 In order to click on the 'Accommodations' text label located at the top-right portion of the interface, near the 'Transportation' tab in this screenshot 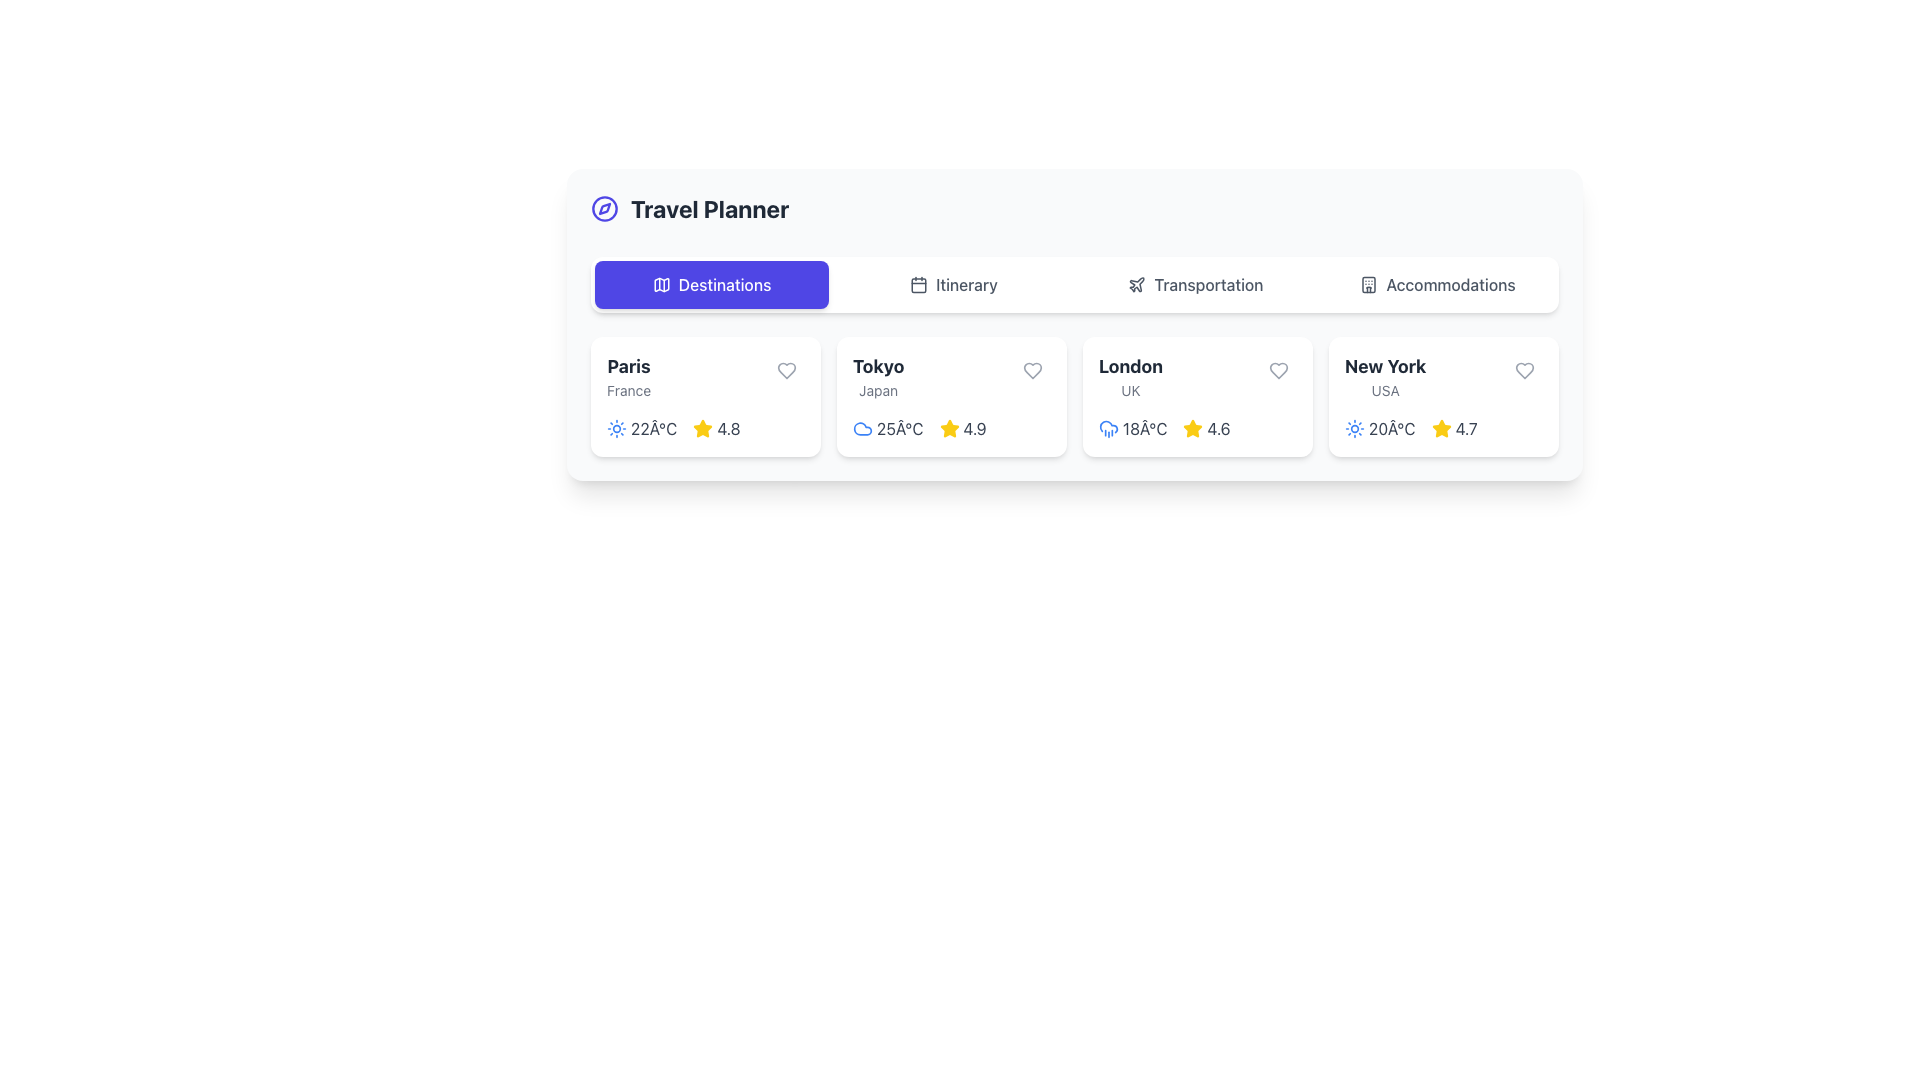, I will do `click(1450, 285)`.